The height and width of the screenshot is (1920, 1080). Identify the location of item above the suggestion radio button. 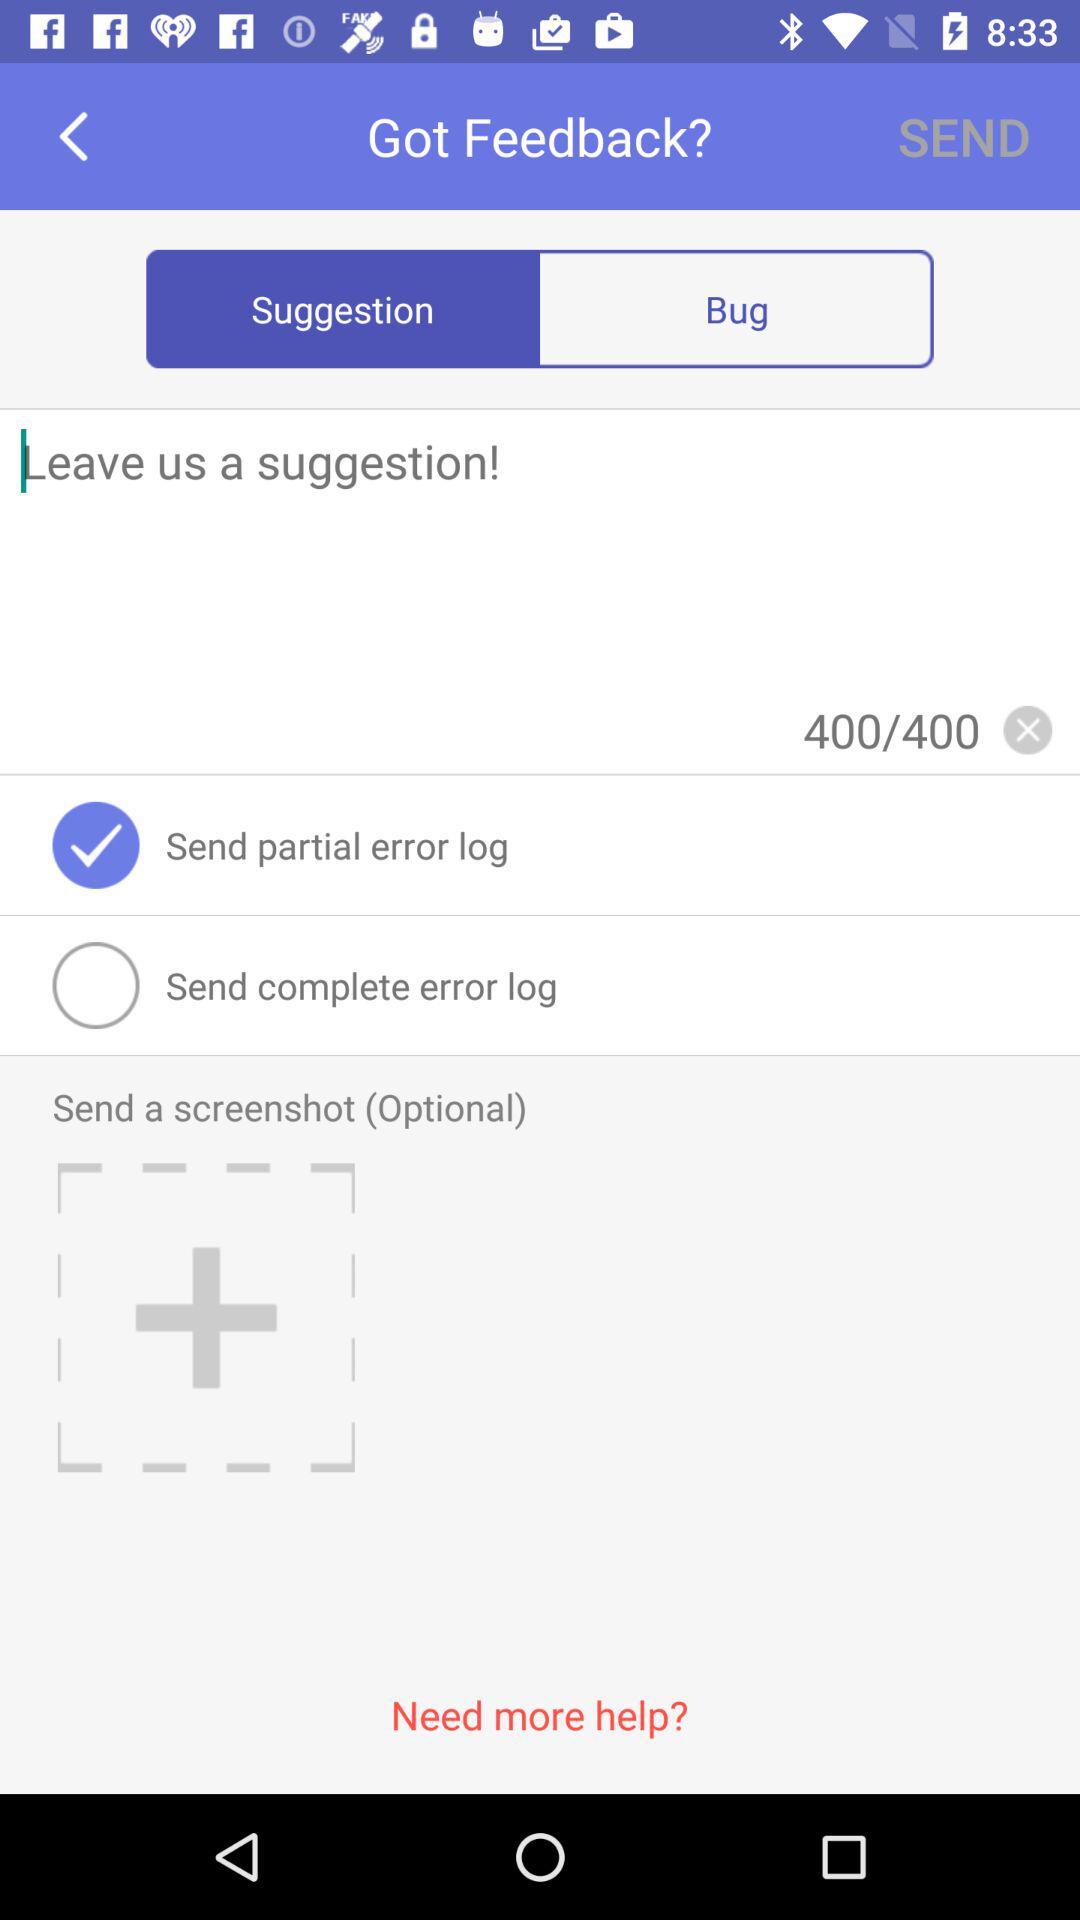
(72, 135).